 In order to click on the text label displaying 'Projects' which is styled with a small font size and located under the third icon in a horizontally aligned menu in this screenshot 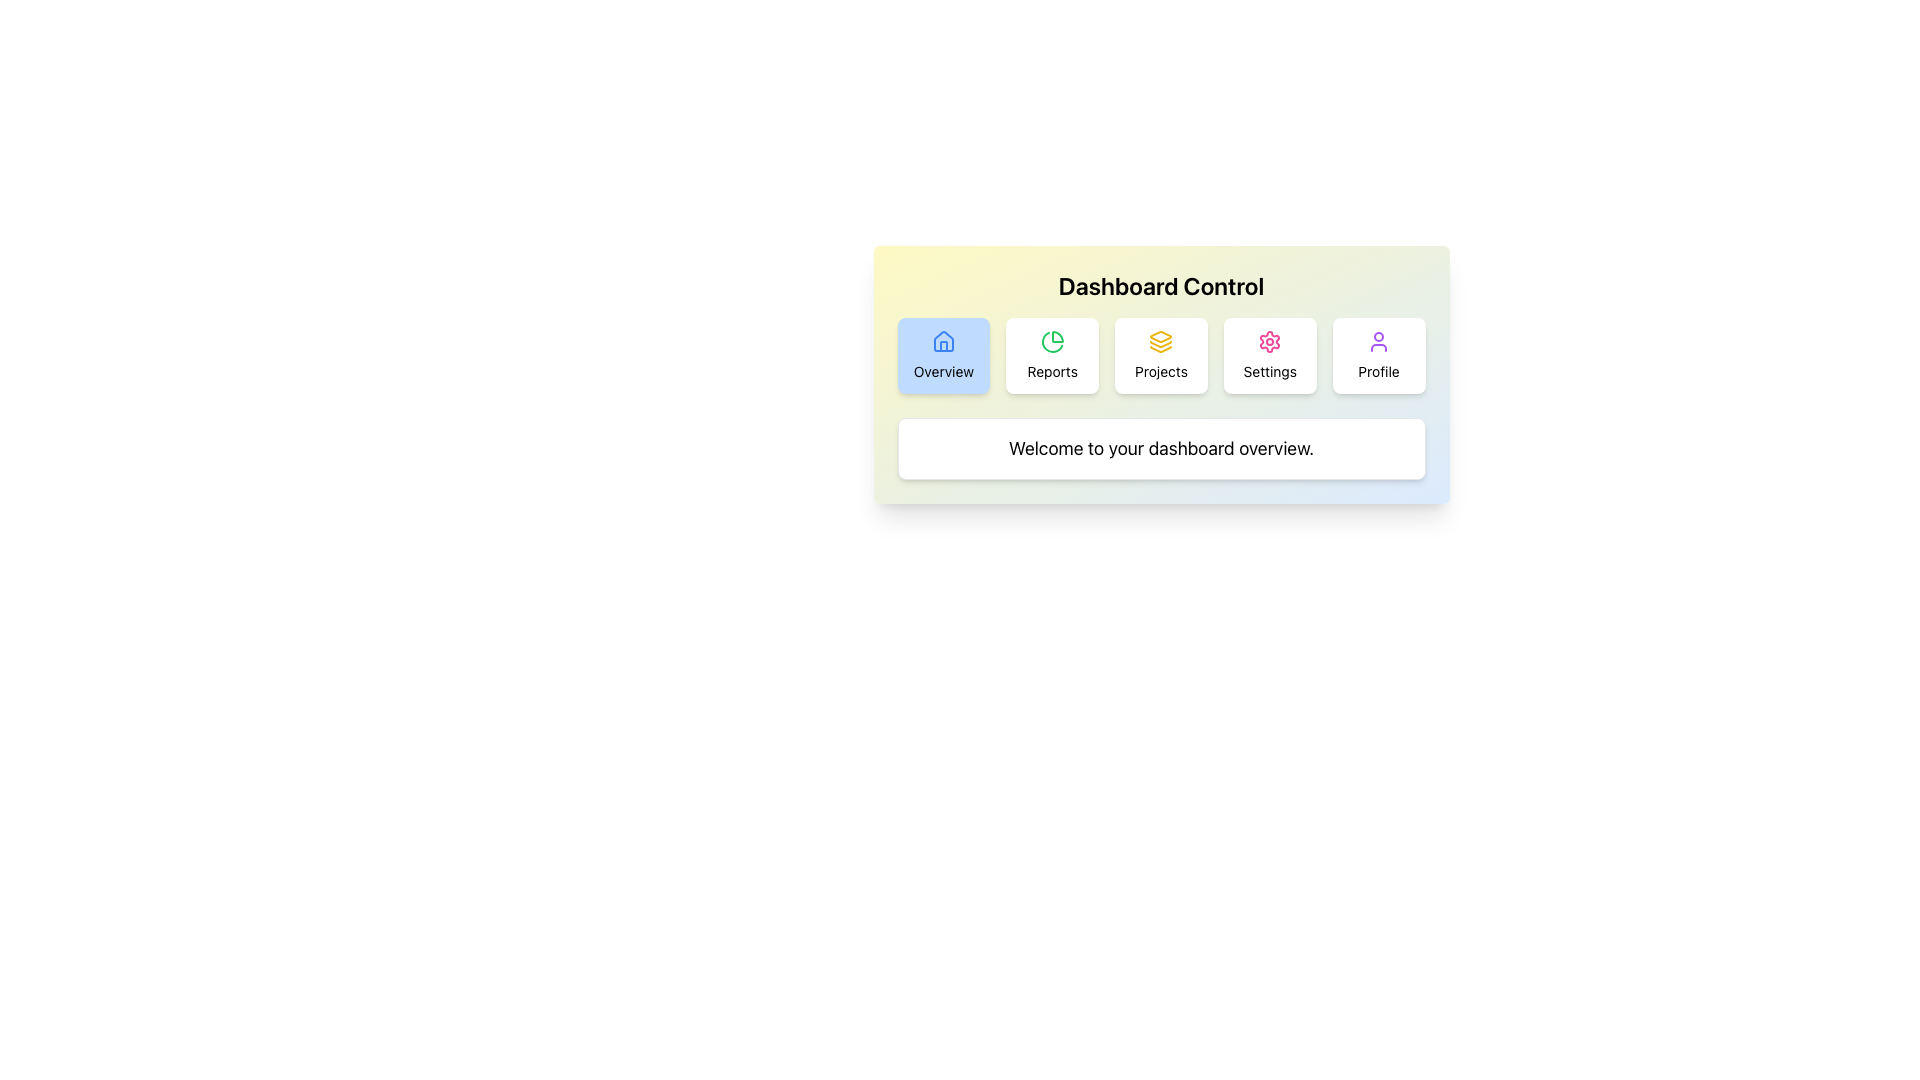, I will do `click(1161, 371)`.